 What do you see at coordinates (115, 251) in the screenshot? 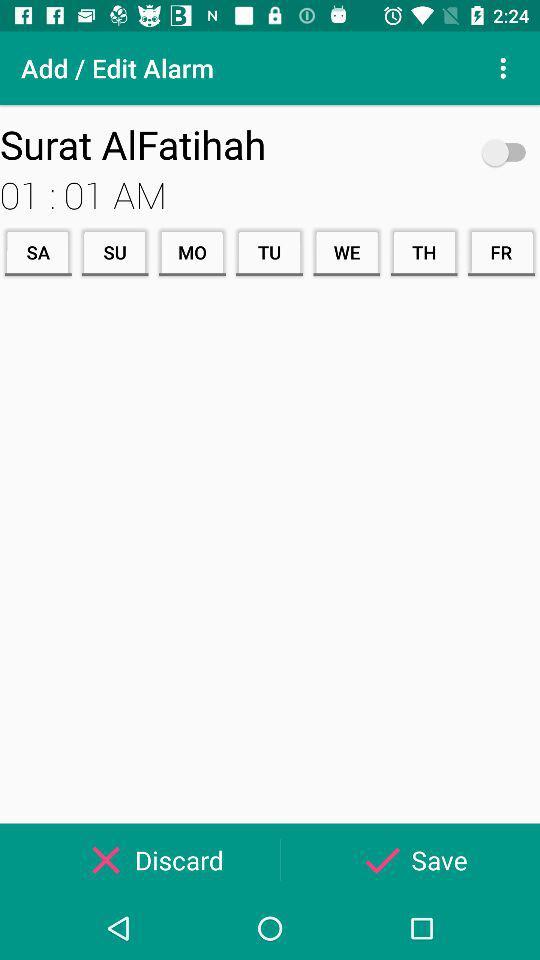
I see `the item next to mo icon` at bounding box center [115, 251].